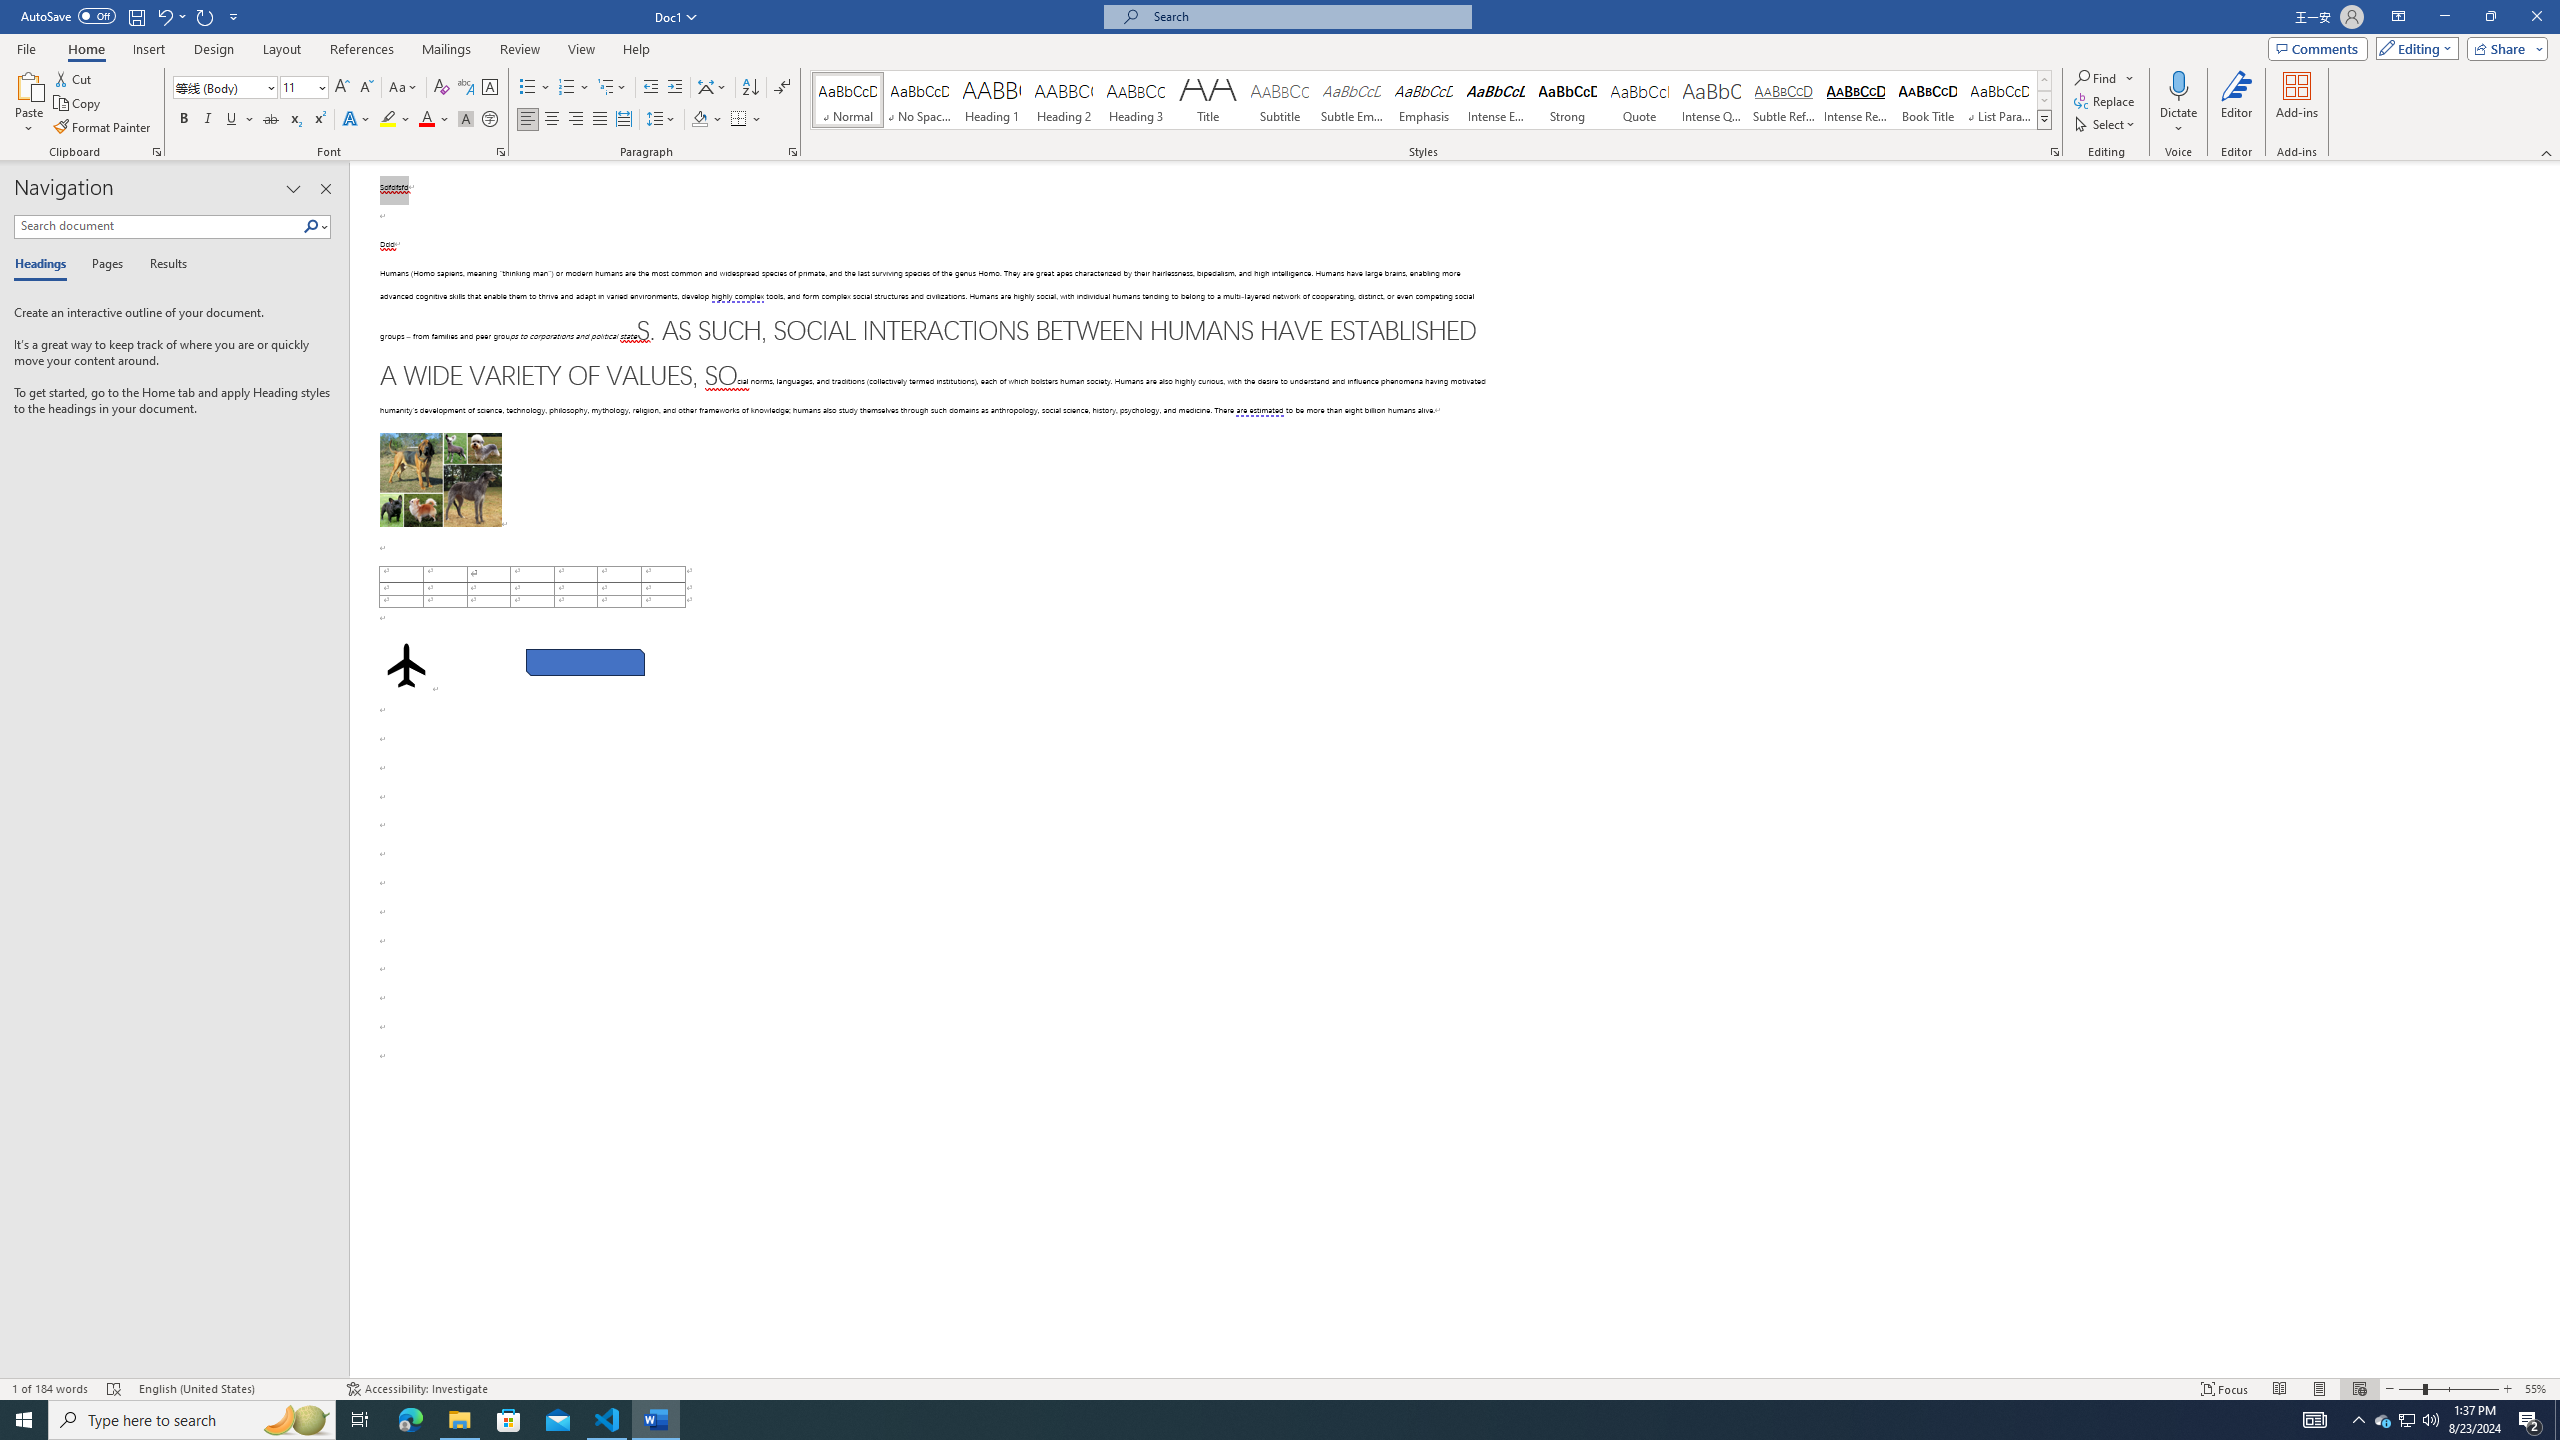 The width and height of the screenshot is (2560, 1440). I want to click on 'Home', so click(85, 49).